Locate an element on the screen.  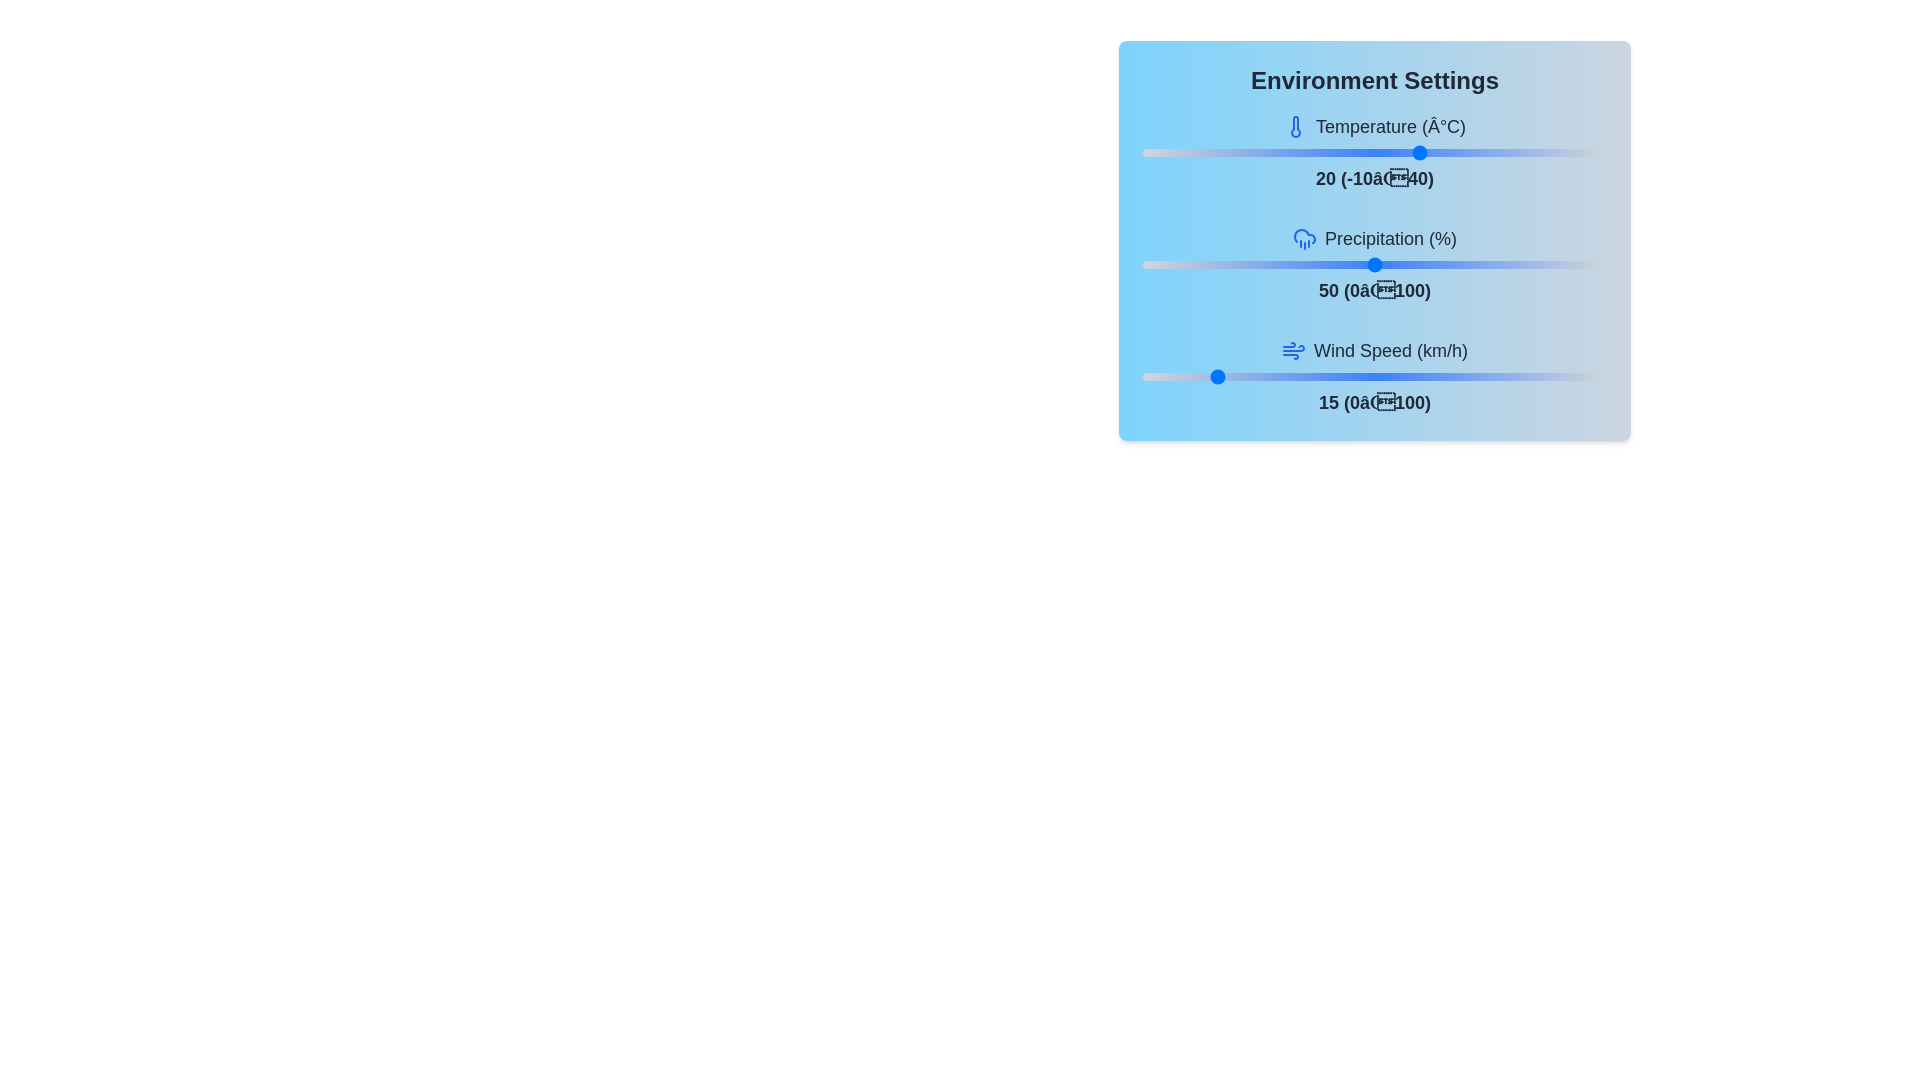
the precipitation level is located at coordinates (1514, 264).